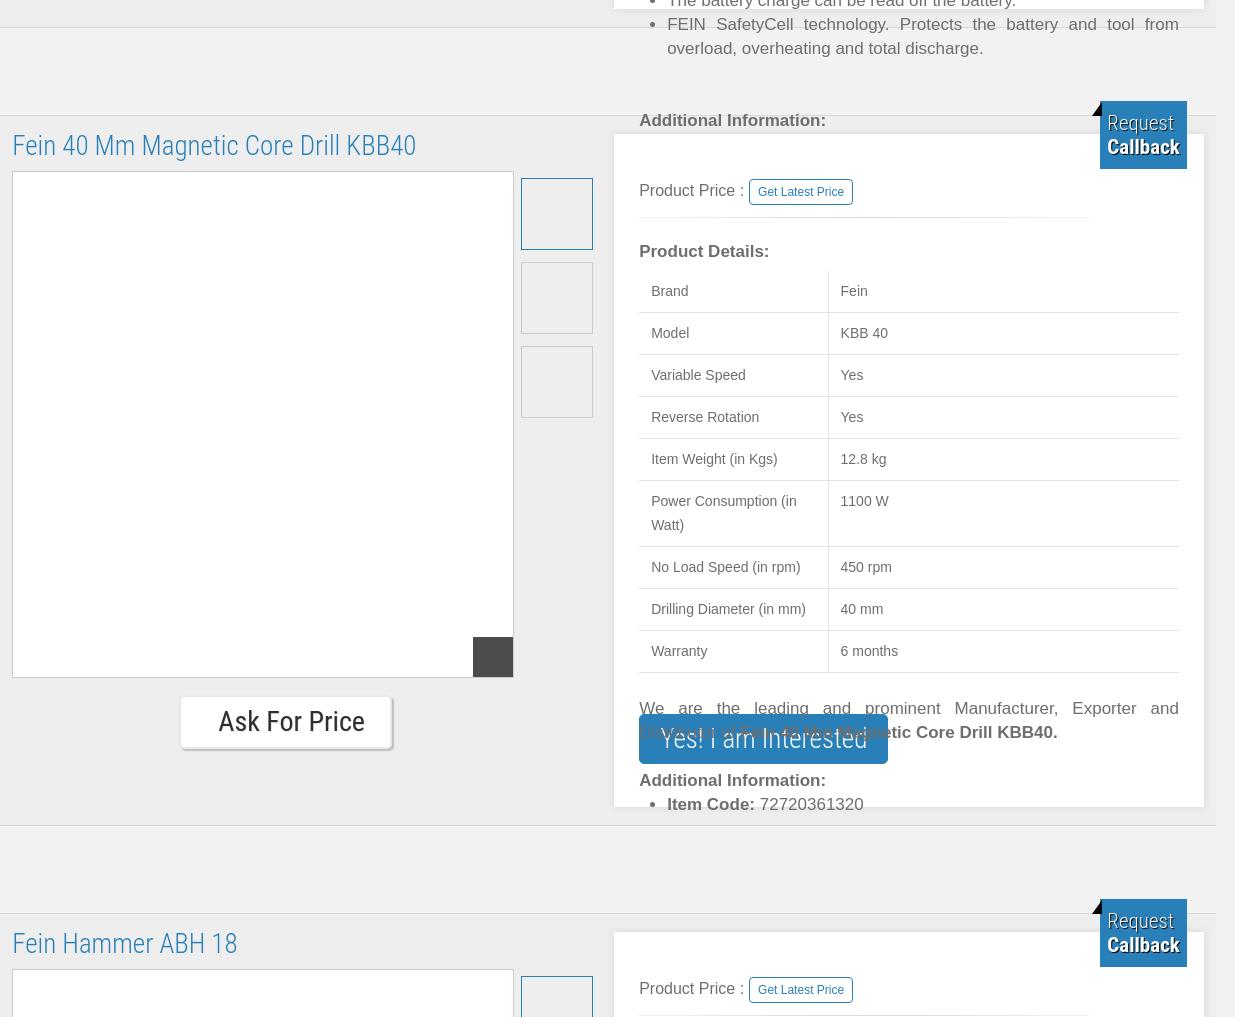 This screenshot has height=1017, width=1235. I want to click on 'Power Consumption (in Watt)', so click(723, 512).